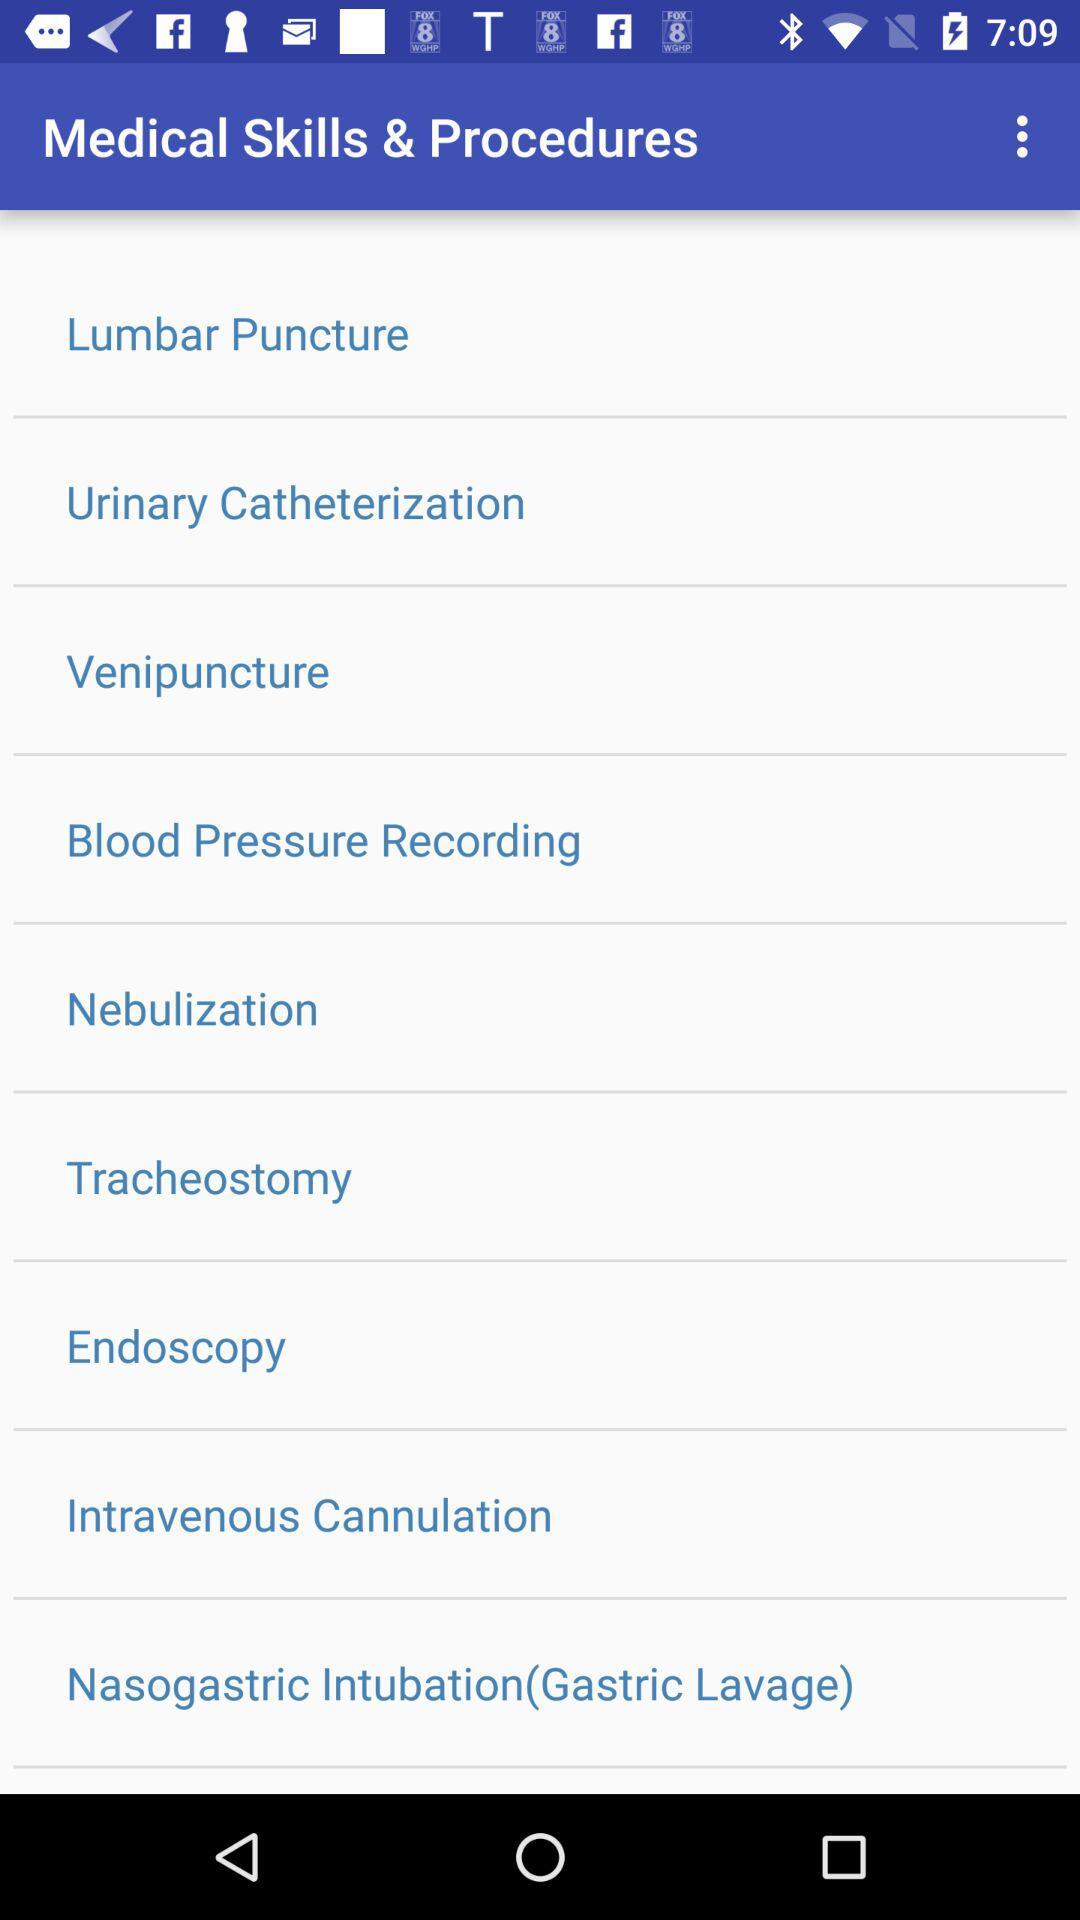  I want to click on the urinary catheterization icon, so click(540, 501).